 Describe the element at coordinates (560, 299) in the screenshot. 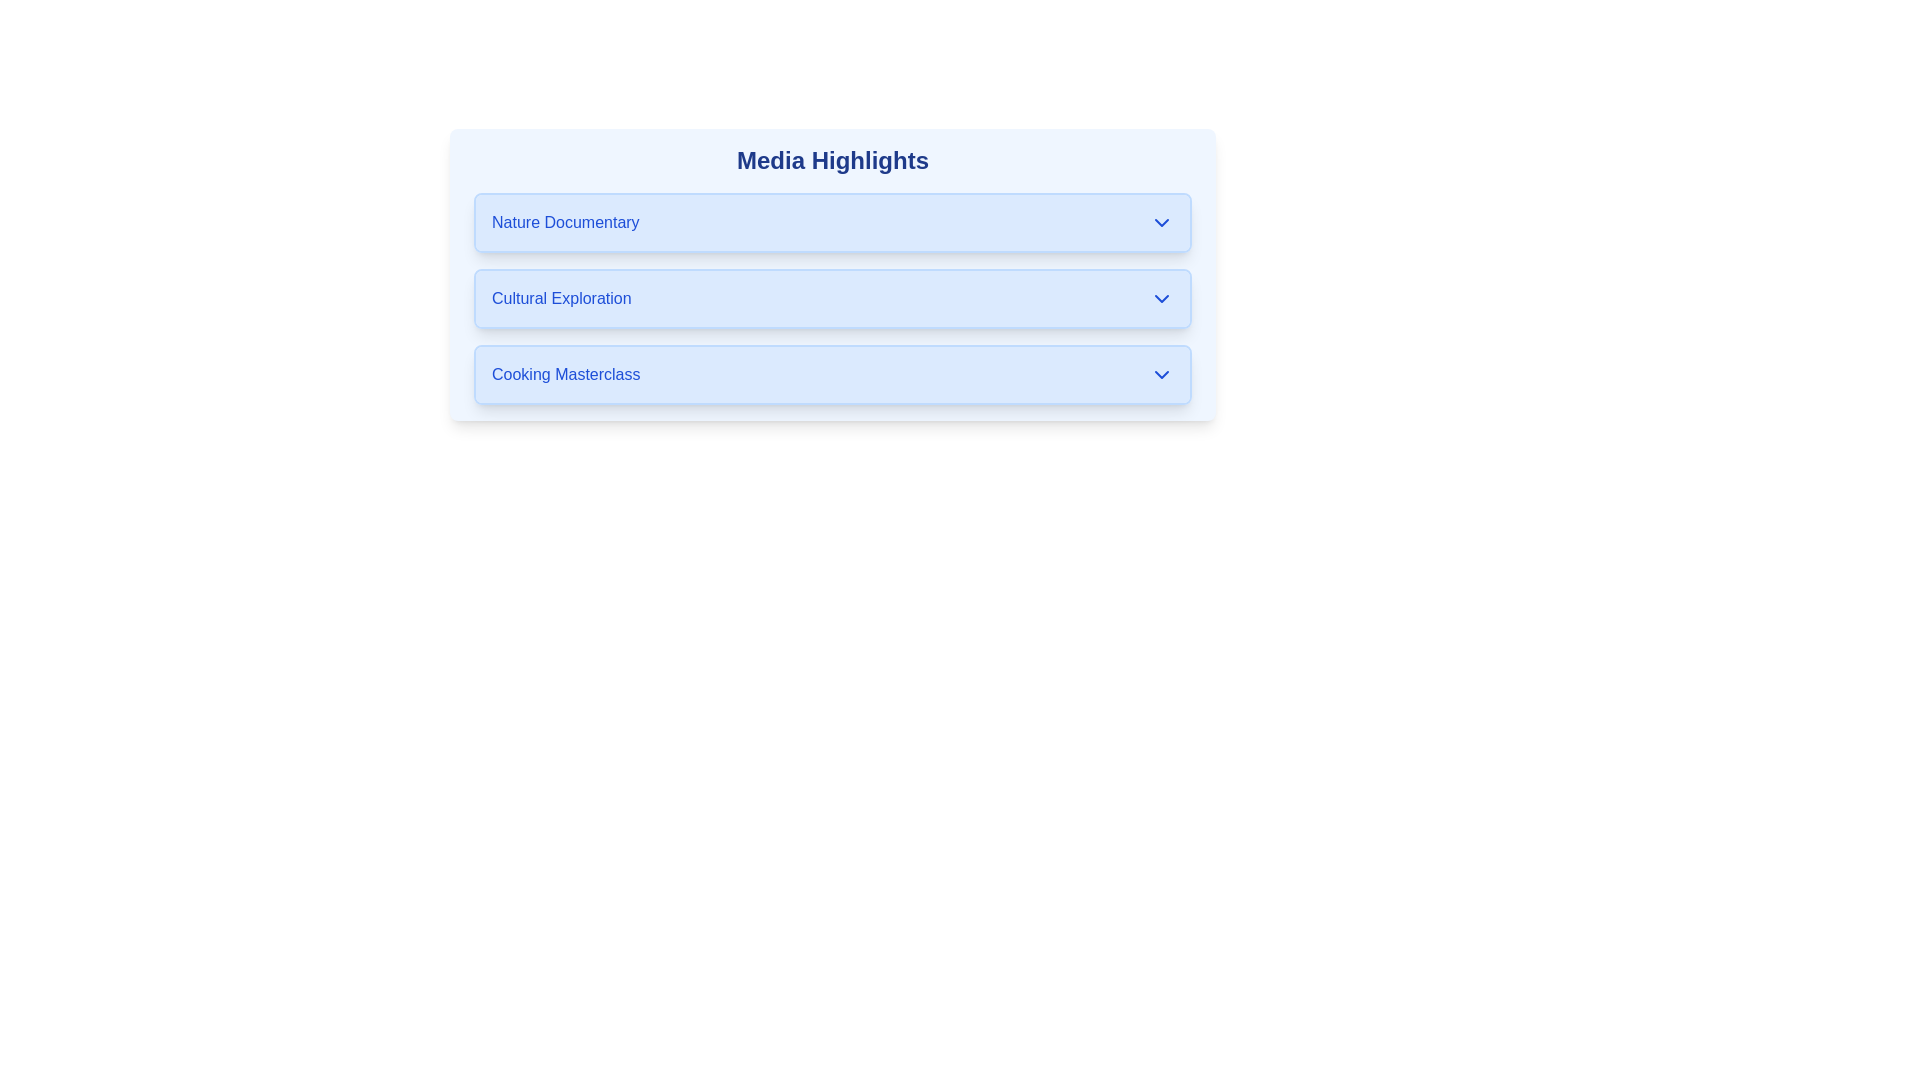

I see `text label that serves as the title for the 'Media Highlights' section, located centrally aligned in the second menu item of the list, positioned below 'Nature Documentary' and above 'Cooking Masterclass'` at that location.